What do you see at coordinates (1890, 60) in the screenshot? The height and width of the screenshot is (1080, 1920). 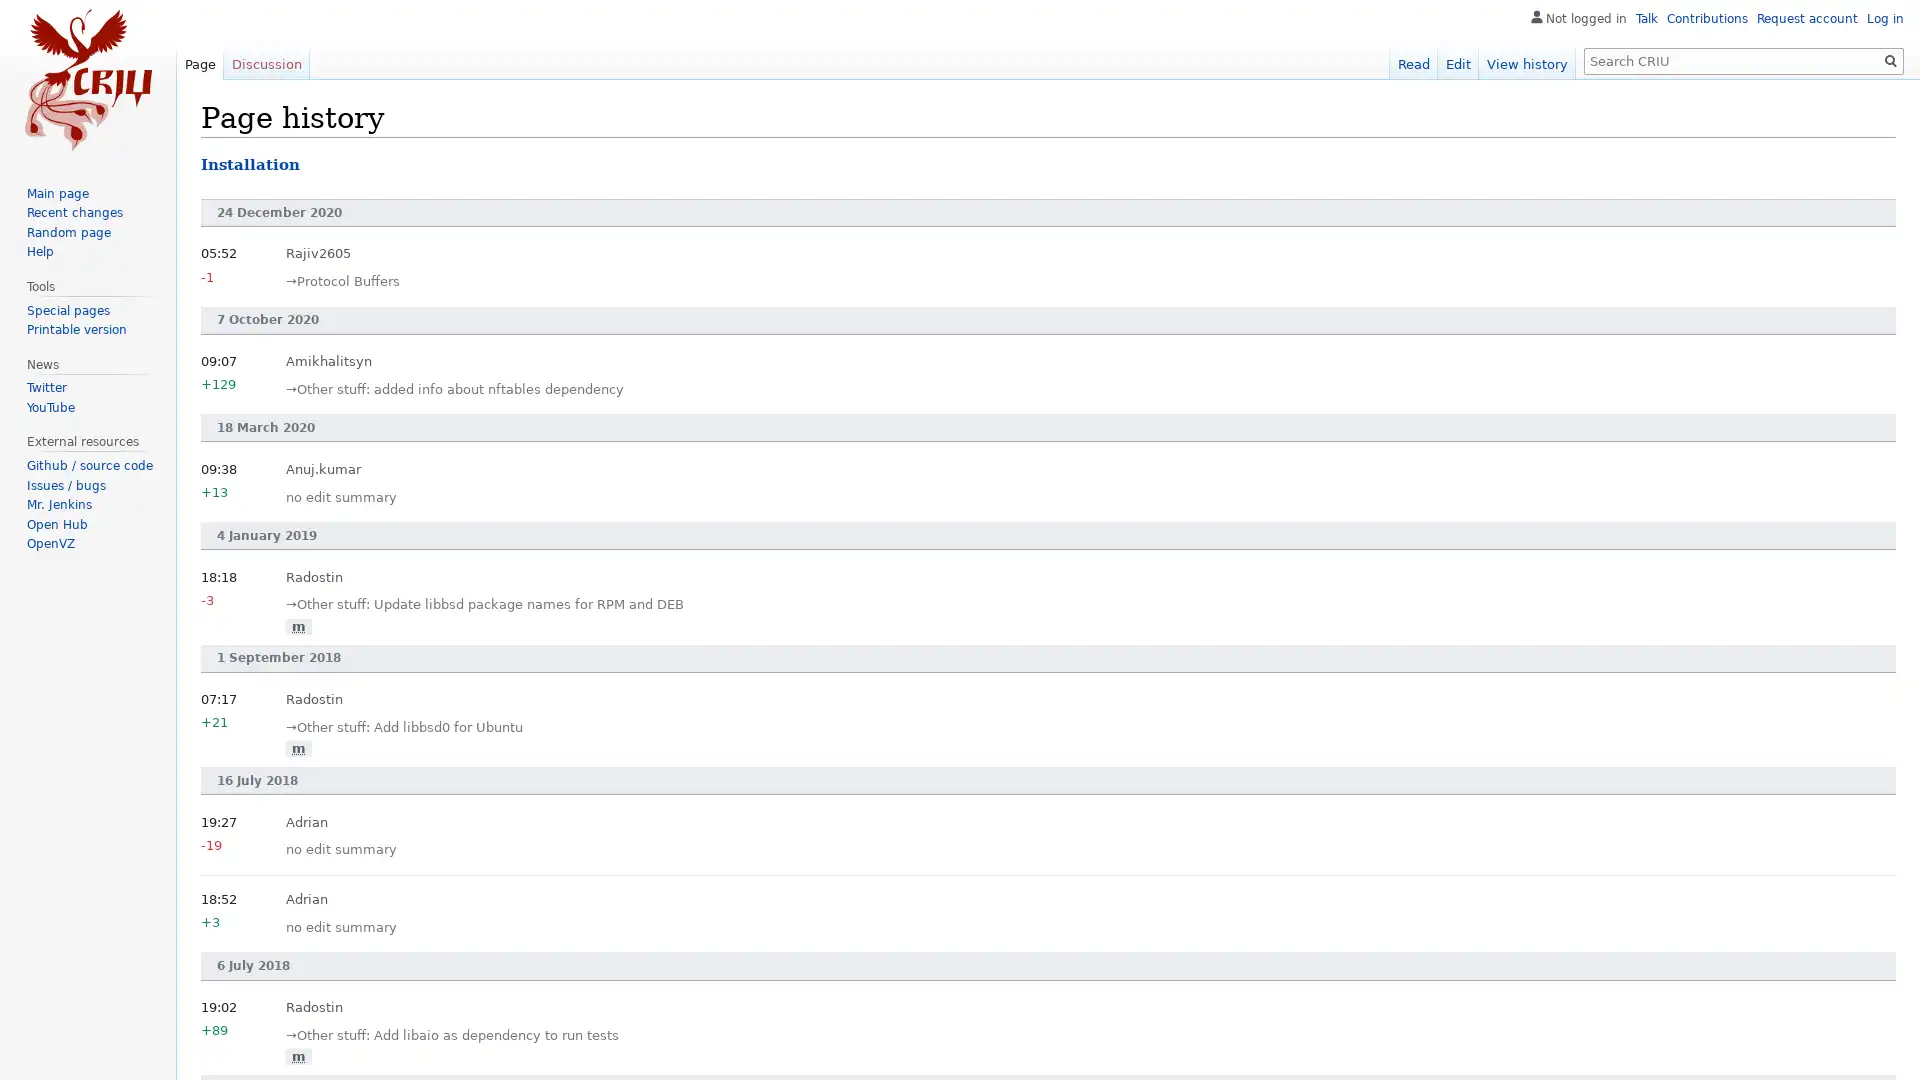 I see `Go` at bounding box center [1890, 60].